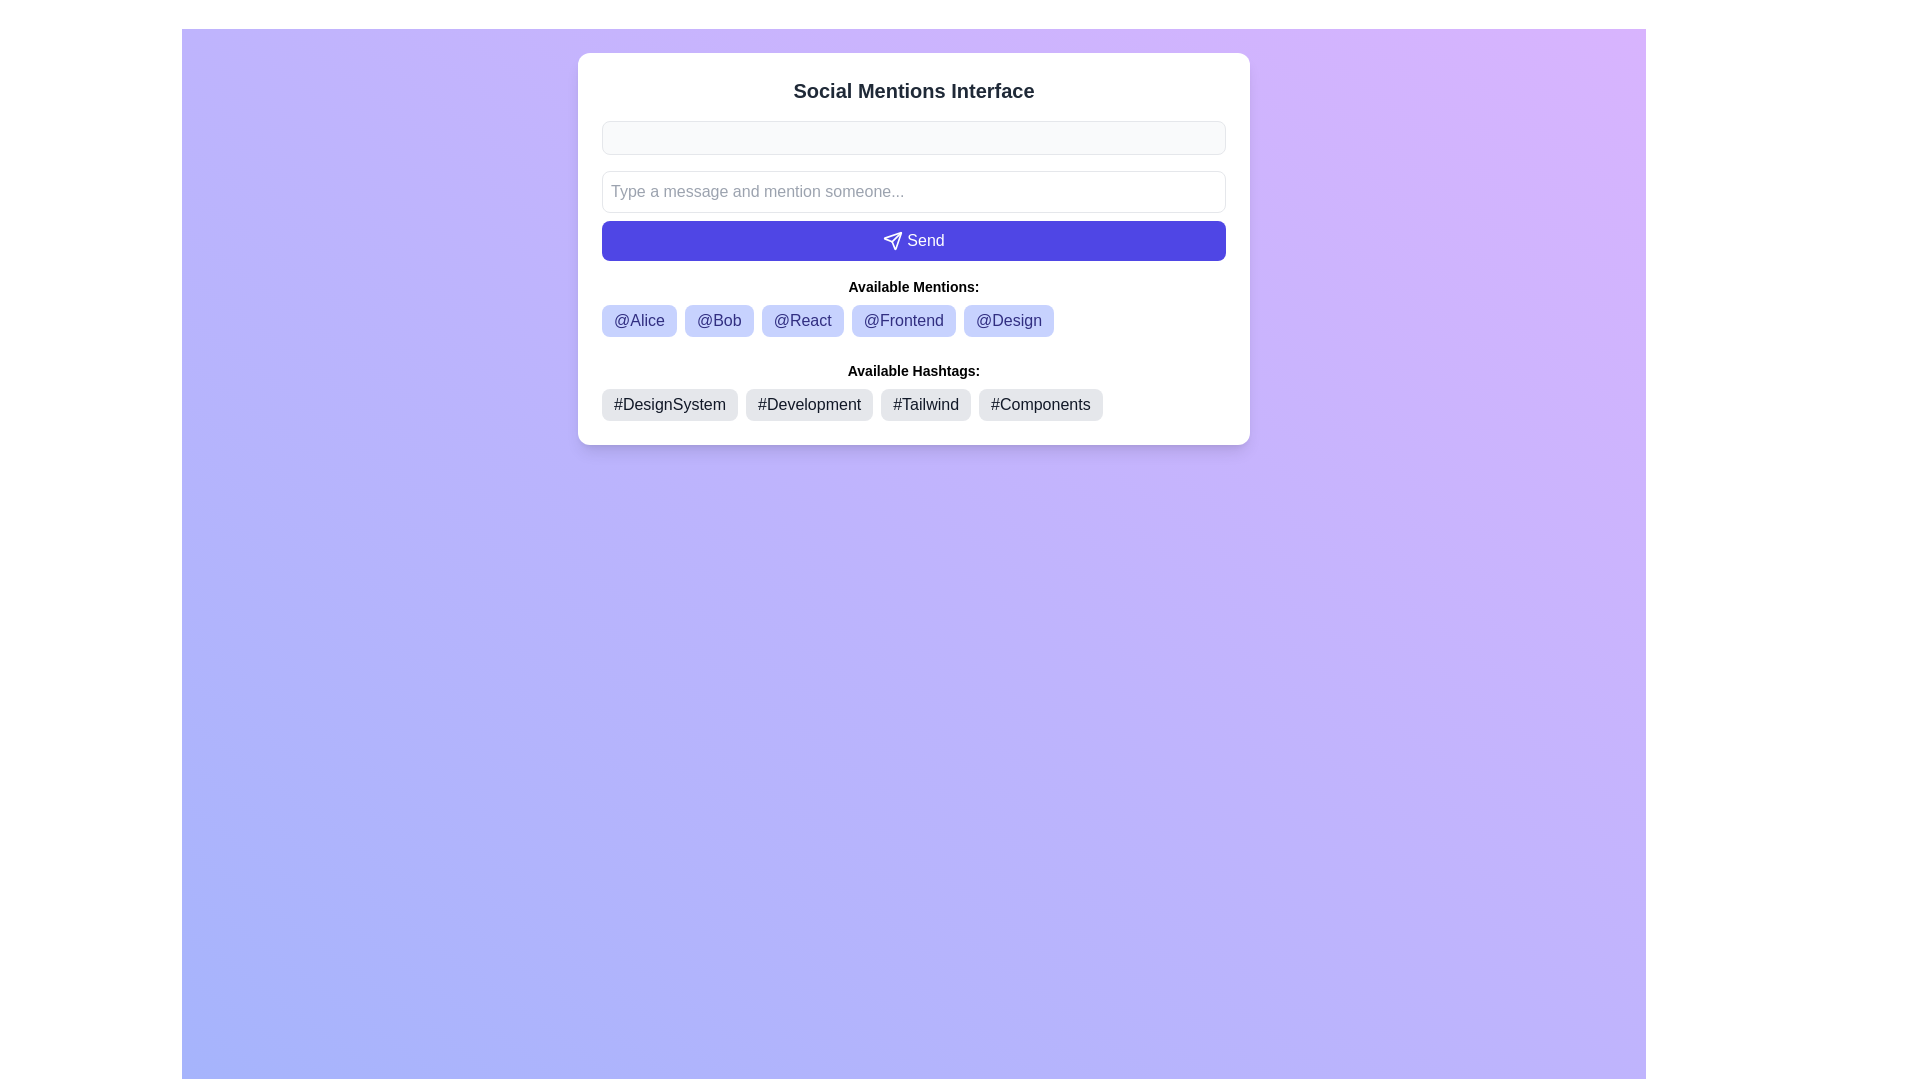  Describe the element at coordinates (1008, 319) in the screenshot. I see `the '@Design' tag styled button, which is the last in the row of mentions under 'Available Mentions'` at that location.